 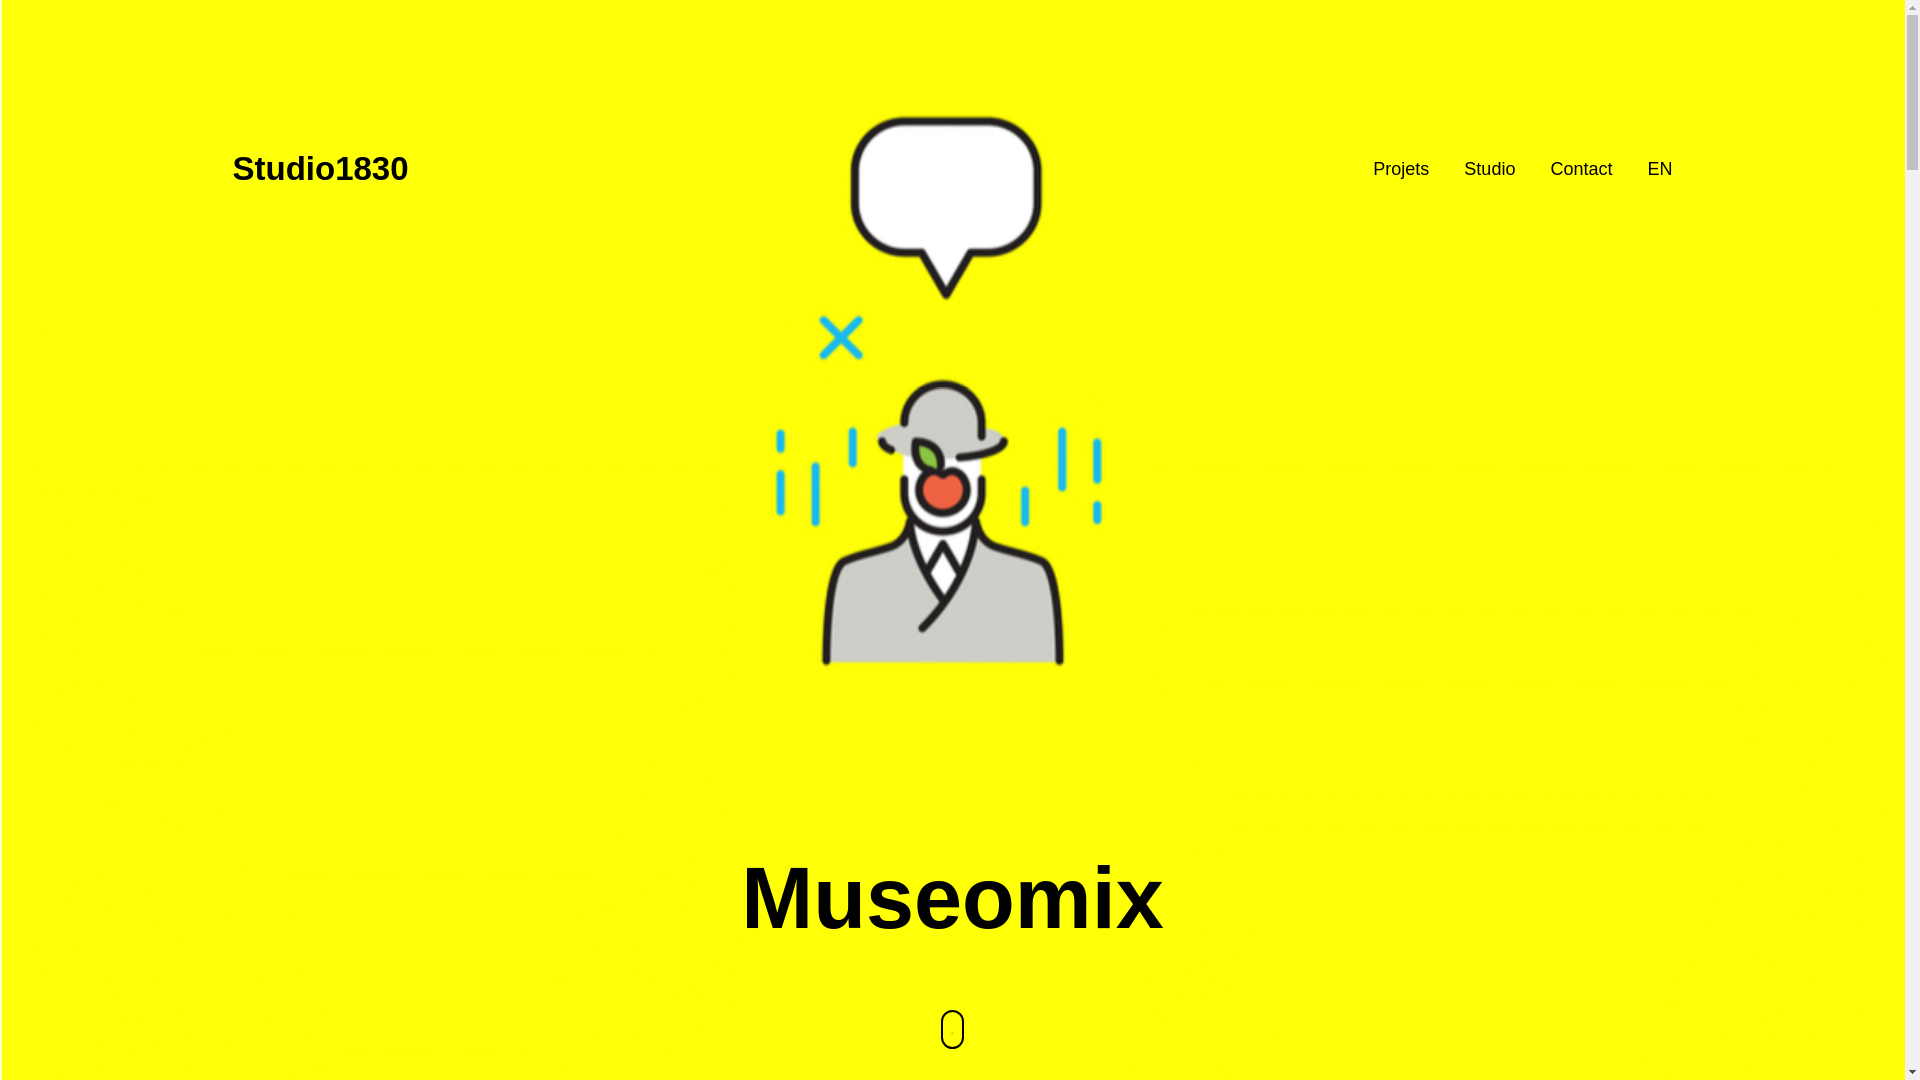 What do you see at coordinates (1489, 167) in the screenshot?
I see `'Studio'` at bounding box center [1489, 167].